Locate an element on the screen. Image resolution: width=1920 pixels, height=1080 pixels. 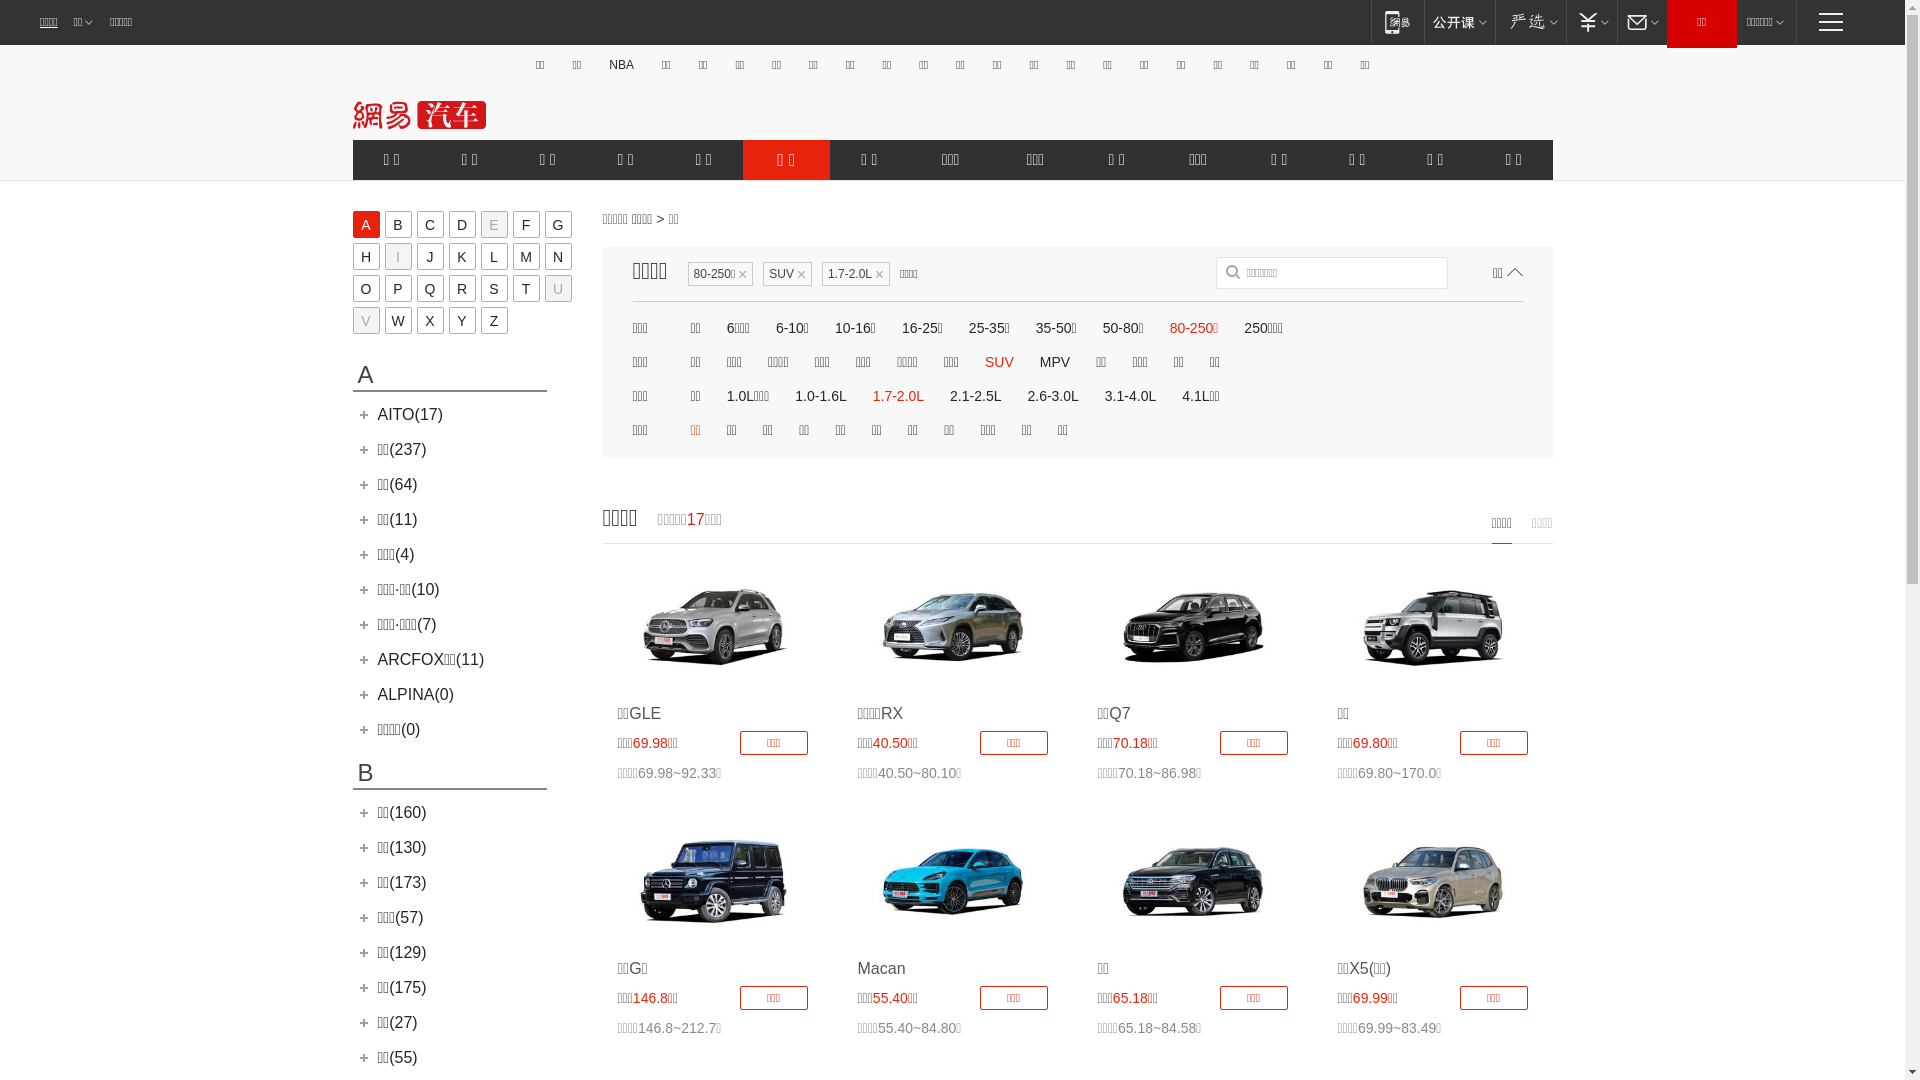
'L' is located at coordinates (493, 255).